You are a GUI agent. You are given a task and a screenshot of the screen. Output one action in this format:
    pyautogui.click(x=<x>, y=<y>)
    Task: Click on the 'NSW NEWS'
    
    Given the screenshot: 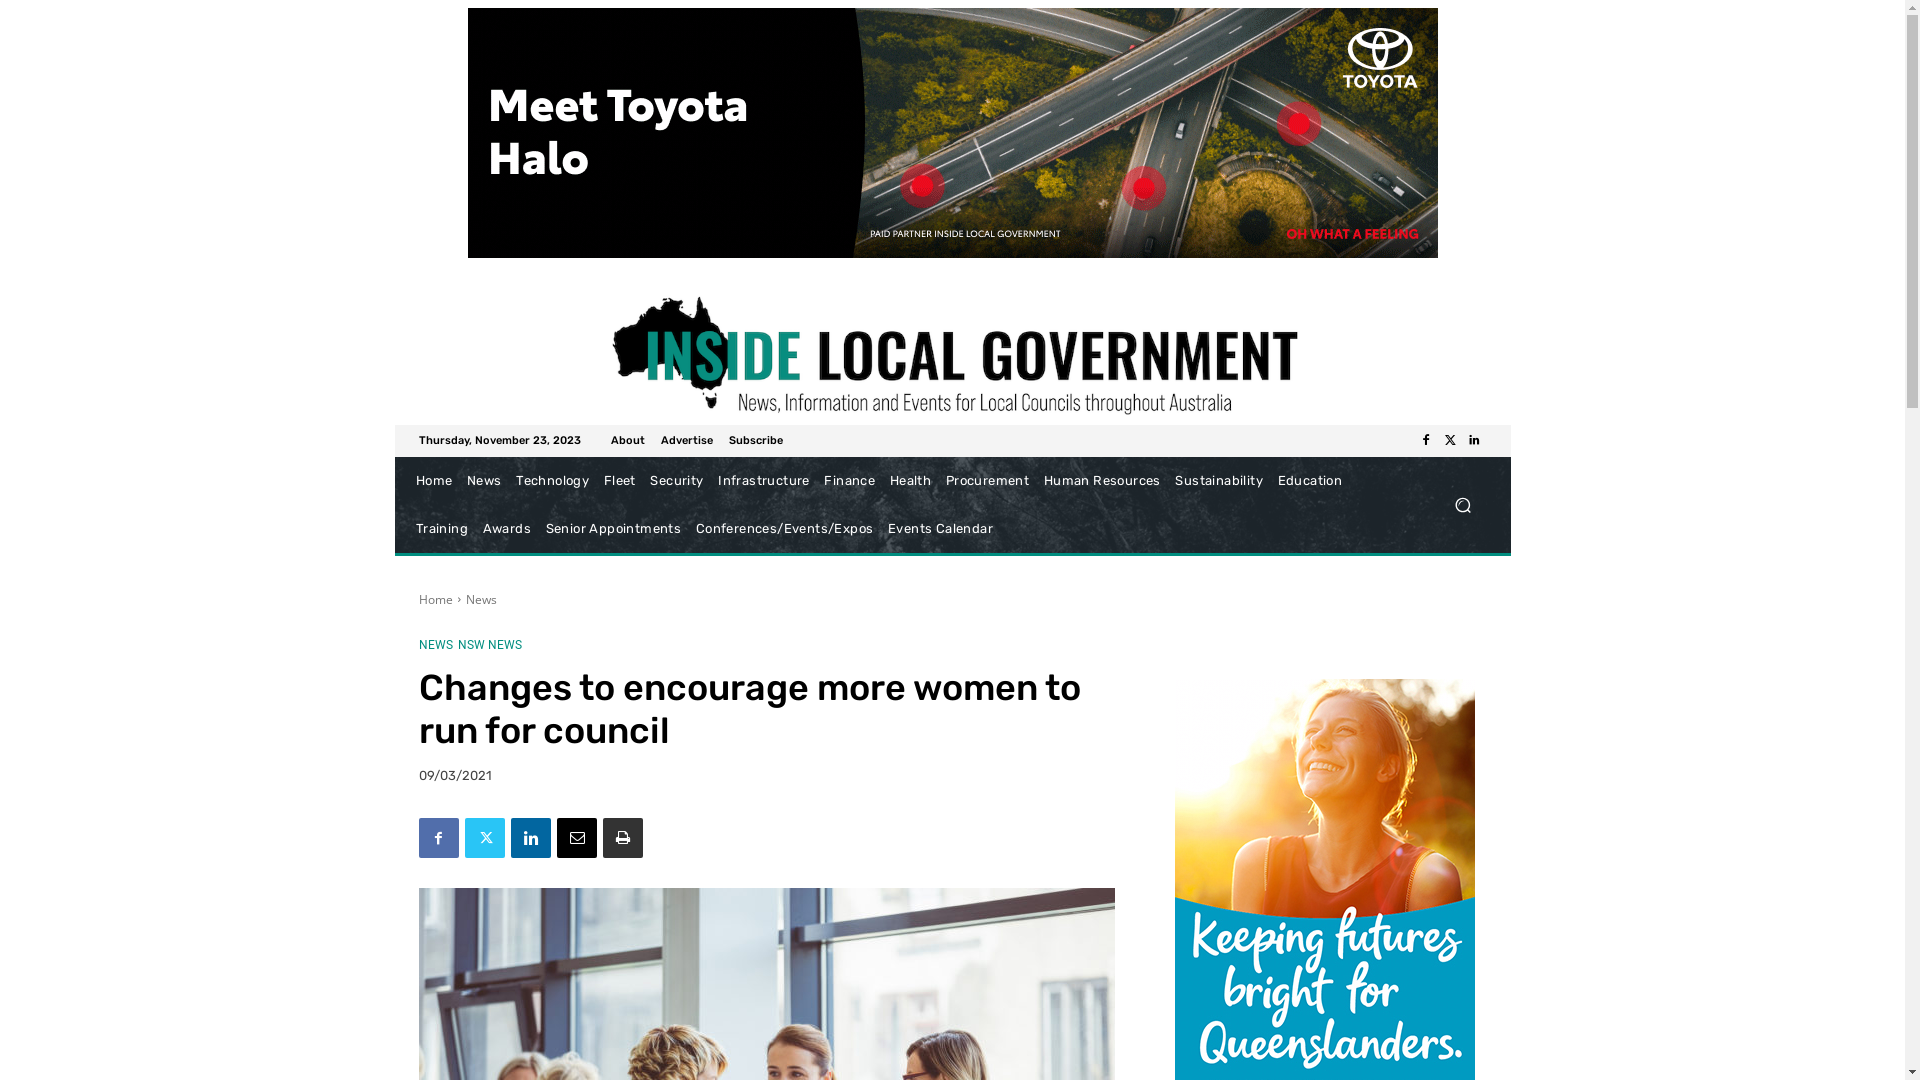 What is the action you would take?
    pyautogui.click(x=489, y=644)
    